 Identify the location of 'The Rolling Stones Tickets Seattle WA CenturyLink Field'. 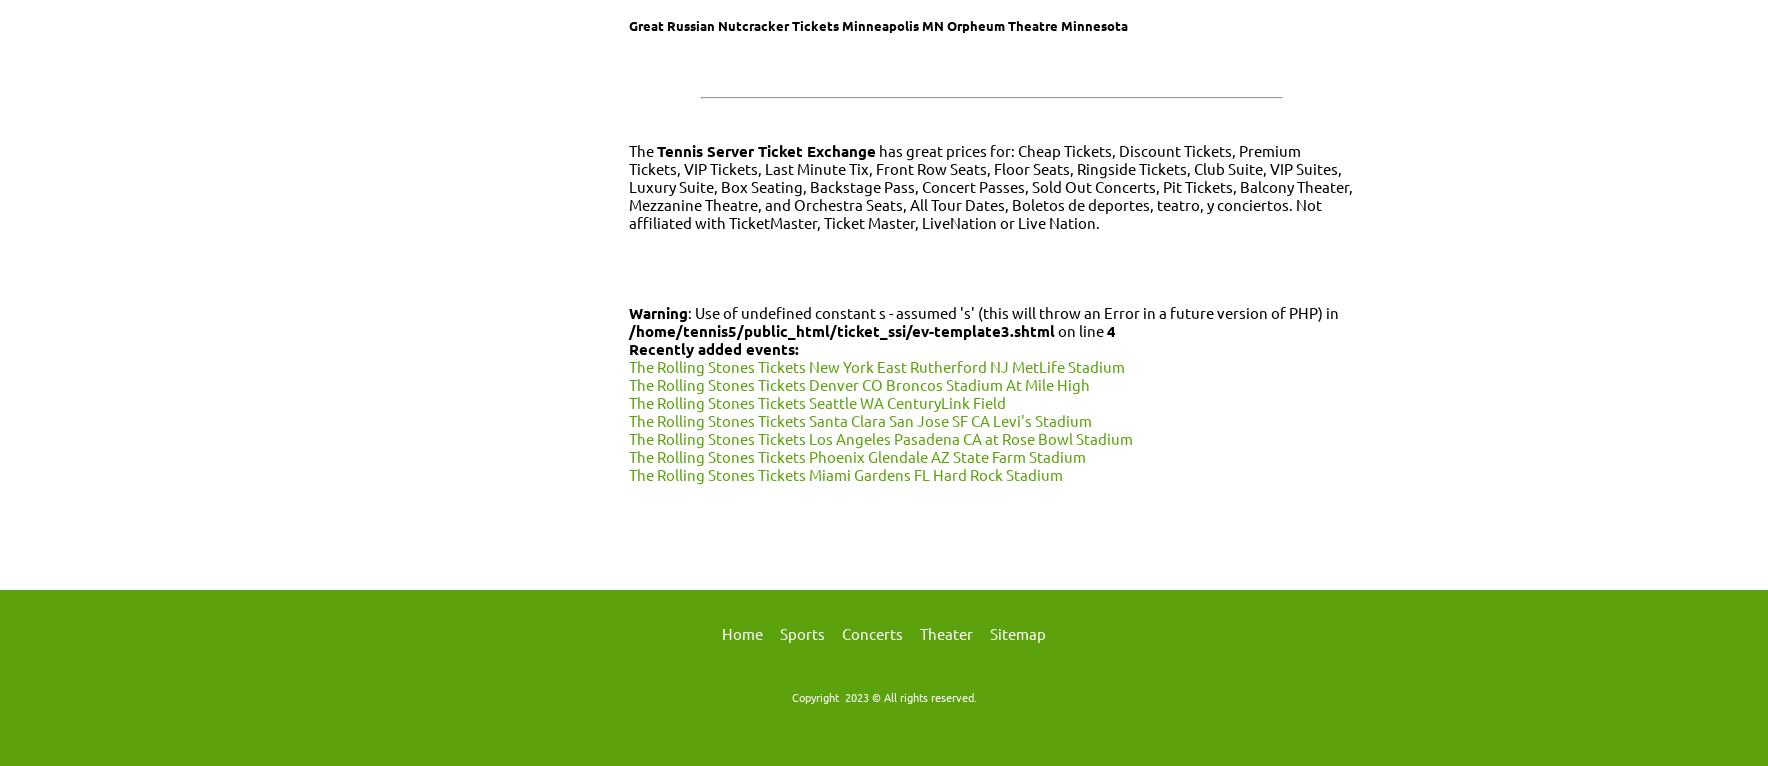
(817, 401).